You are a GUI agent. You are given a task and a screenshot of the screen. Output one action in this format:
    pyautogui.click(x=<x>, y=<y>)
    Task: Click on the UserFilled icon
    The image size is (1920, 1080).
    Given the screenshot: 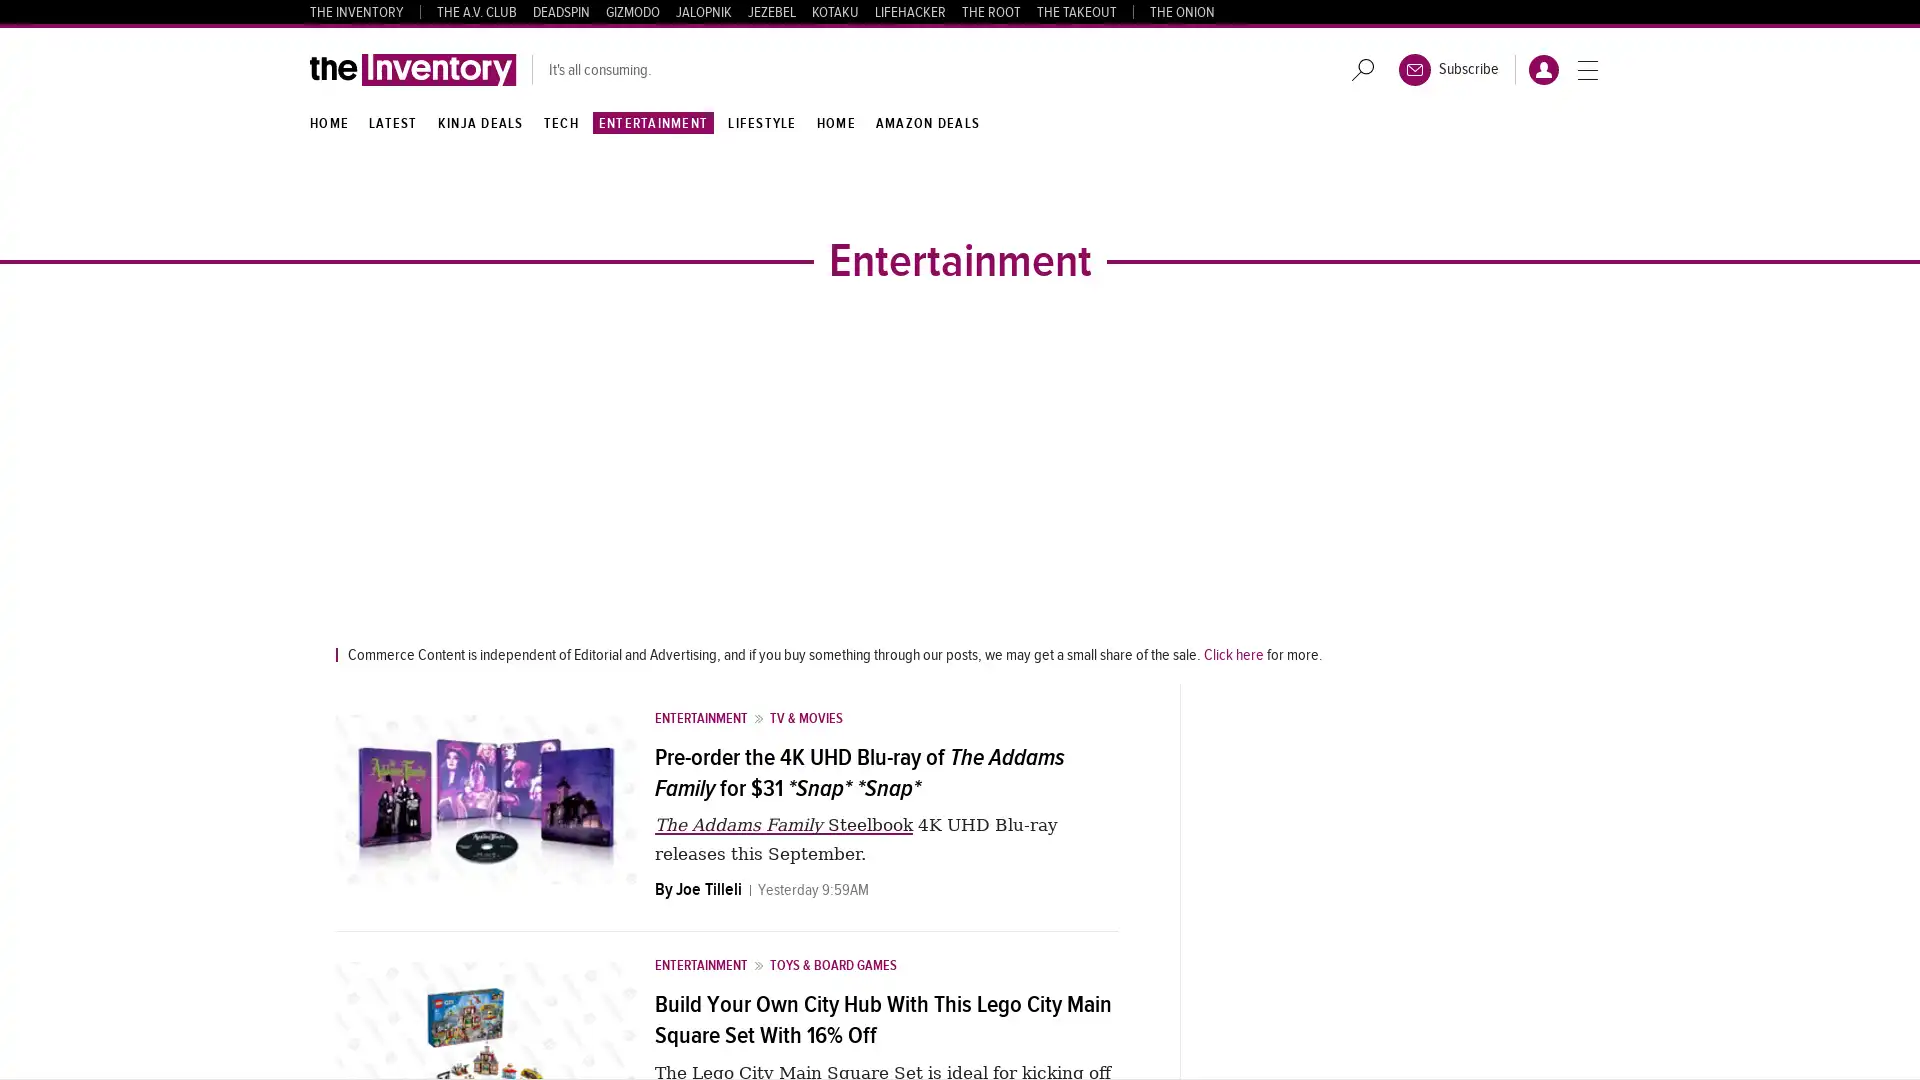 What is the action you would take?
    pyautogui.click(x=1543, y=68)
    